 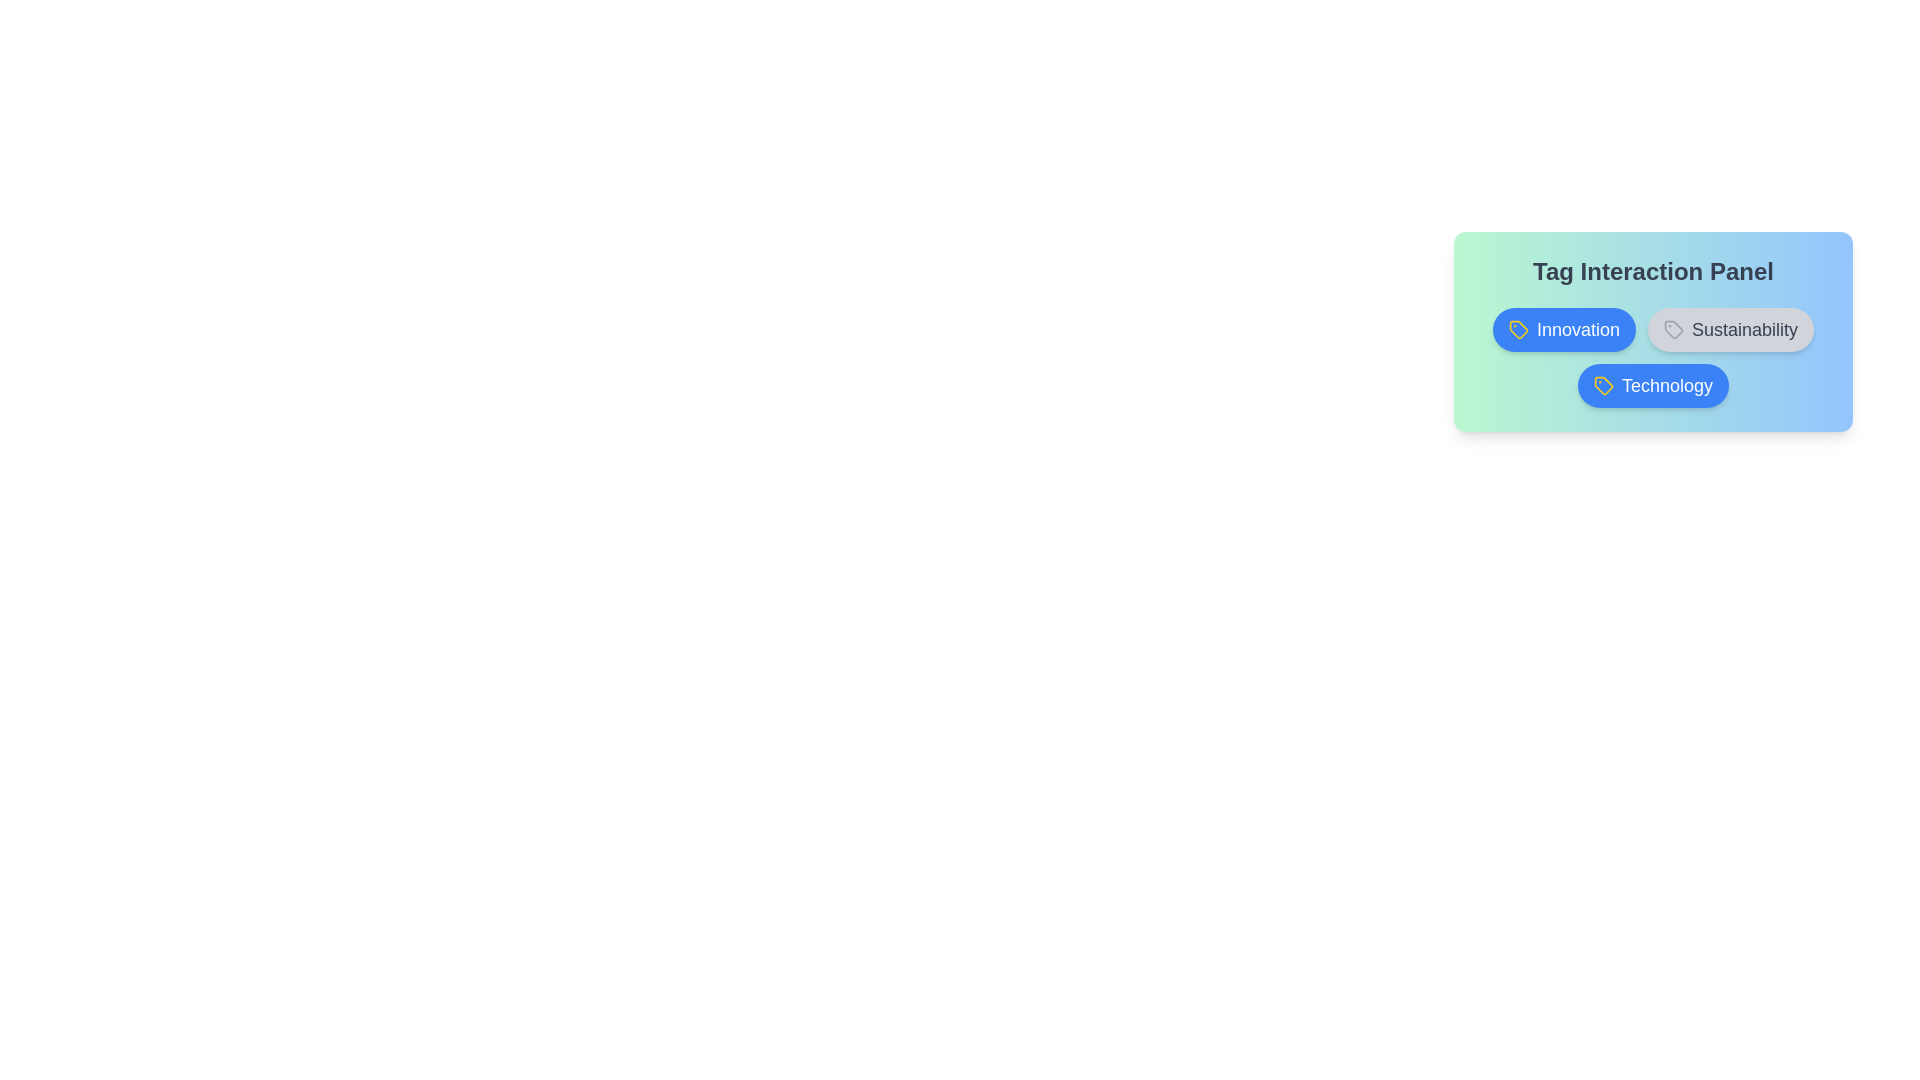 What do you see at coordinates (1563, 329) in the screenshot?
I see `the tag button labeled 'Innovation' to toggle its activation status` at bounding box center [1563, 329].